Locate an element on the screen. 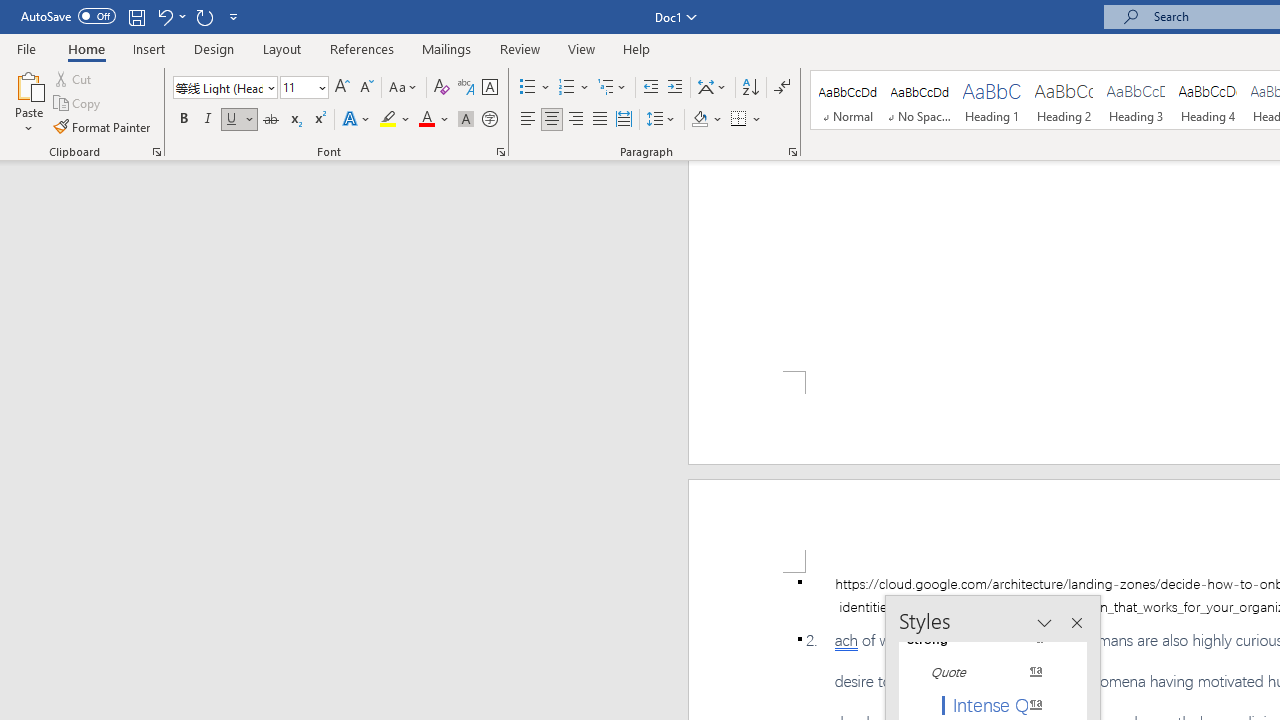 The height and width of the screenshot is (720, 1280). 'Change Case' is located at coordinates (403, 86).